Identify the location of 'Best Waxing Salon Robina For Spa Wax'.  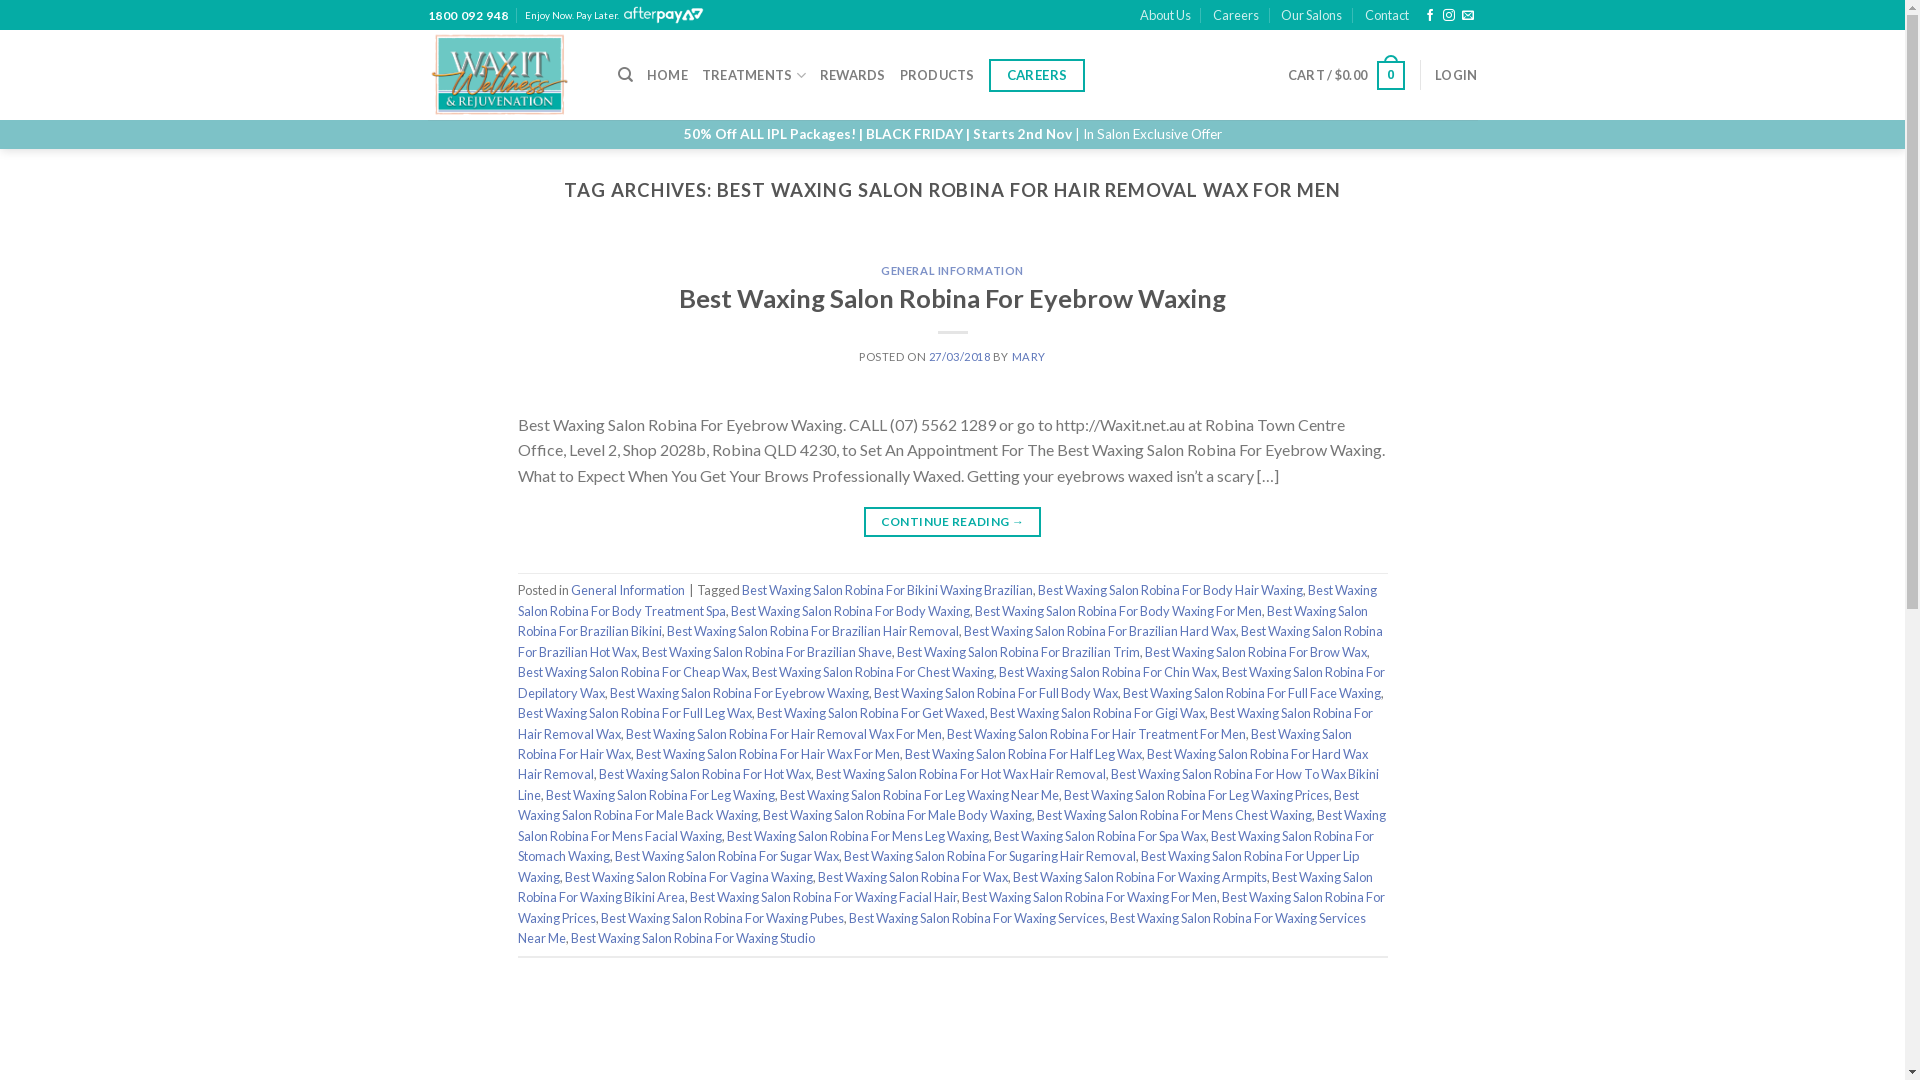
(1098, 836).